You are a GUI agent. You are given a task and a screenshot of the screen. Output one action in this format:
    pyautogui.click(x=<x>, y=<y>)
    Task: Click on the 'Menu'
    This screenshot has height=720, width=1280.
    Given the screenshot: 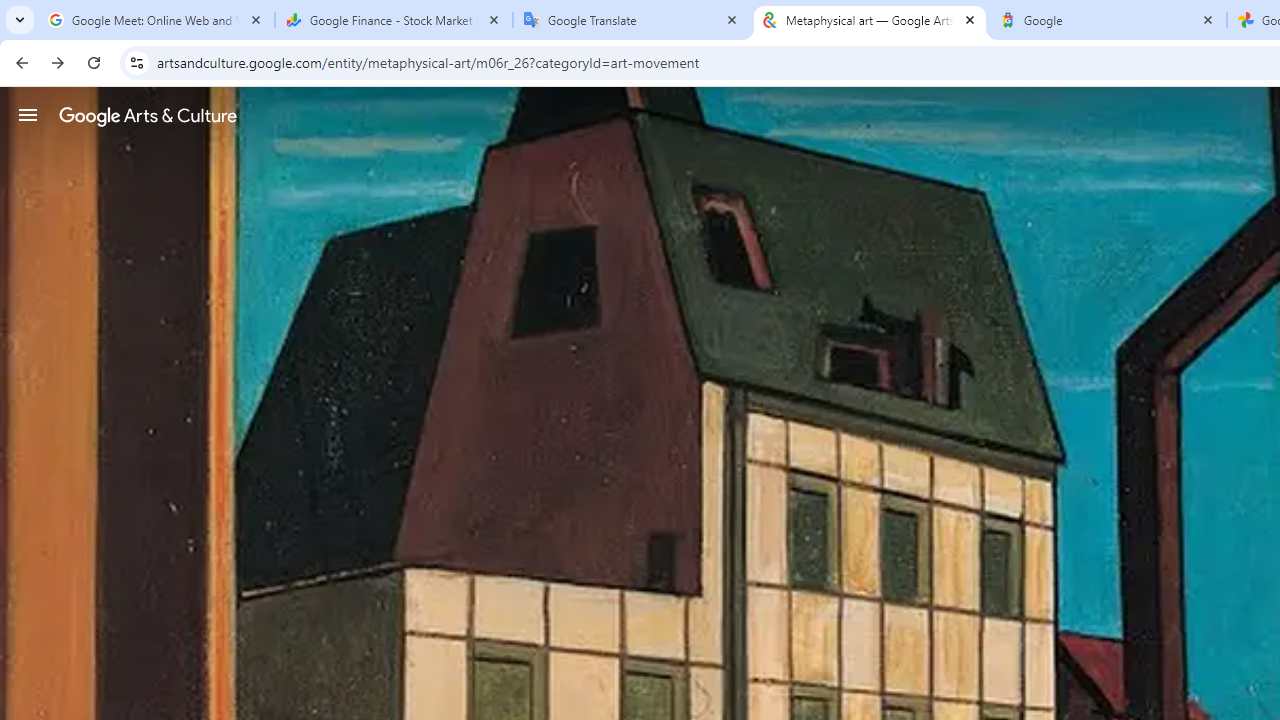 What is the action you would take?
    pyautogui.click(x=28, y=114)
    